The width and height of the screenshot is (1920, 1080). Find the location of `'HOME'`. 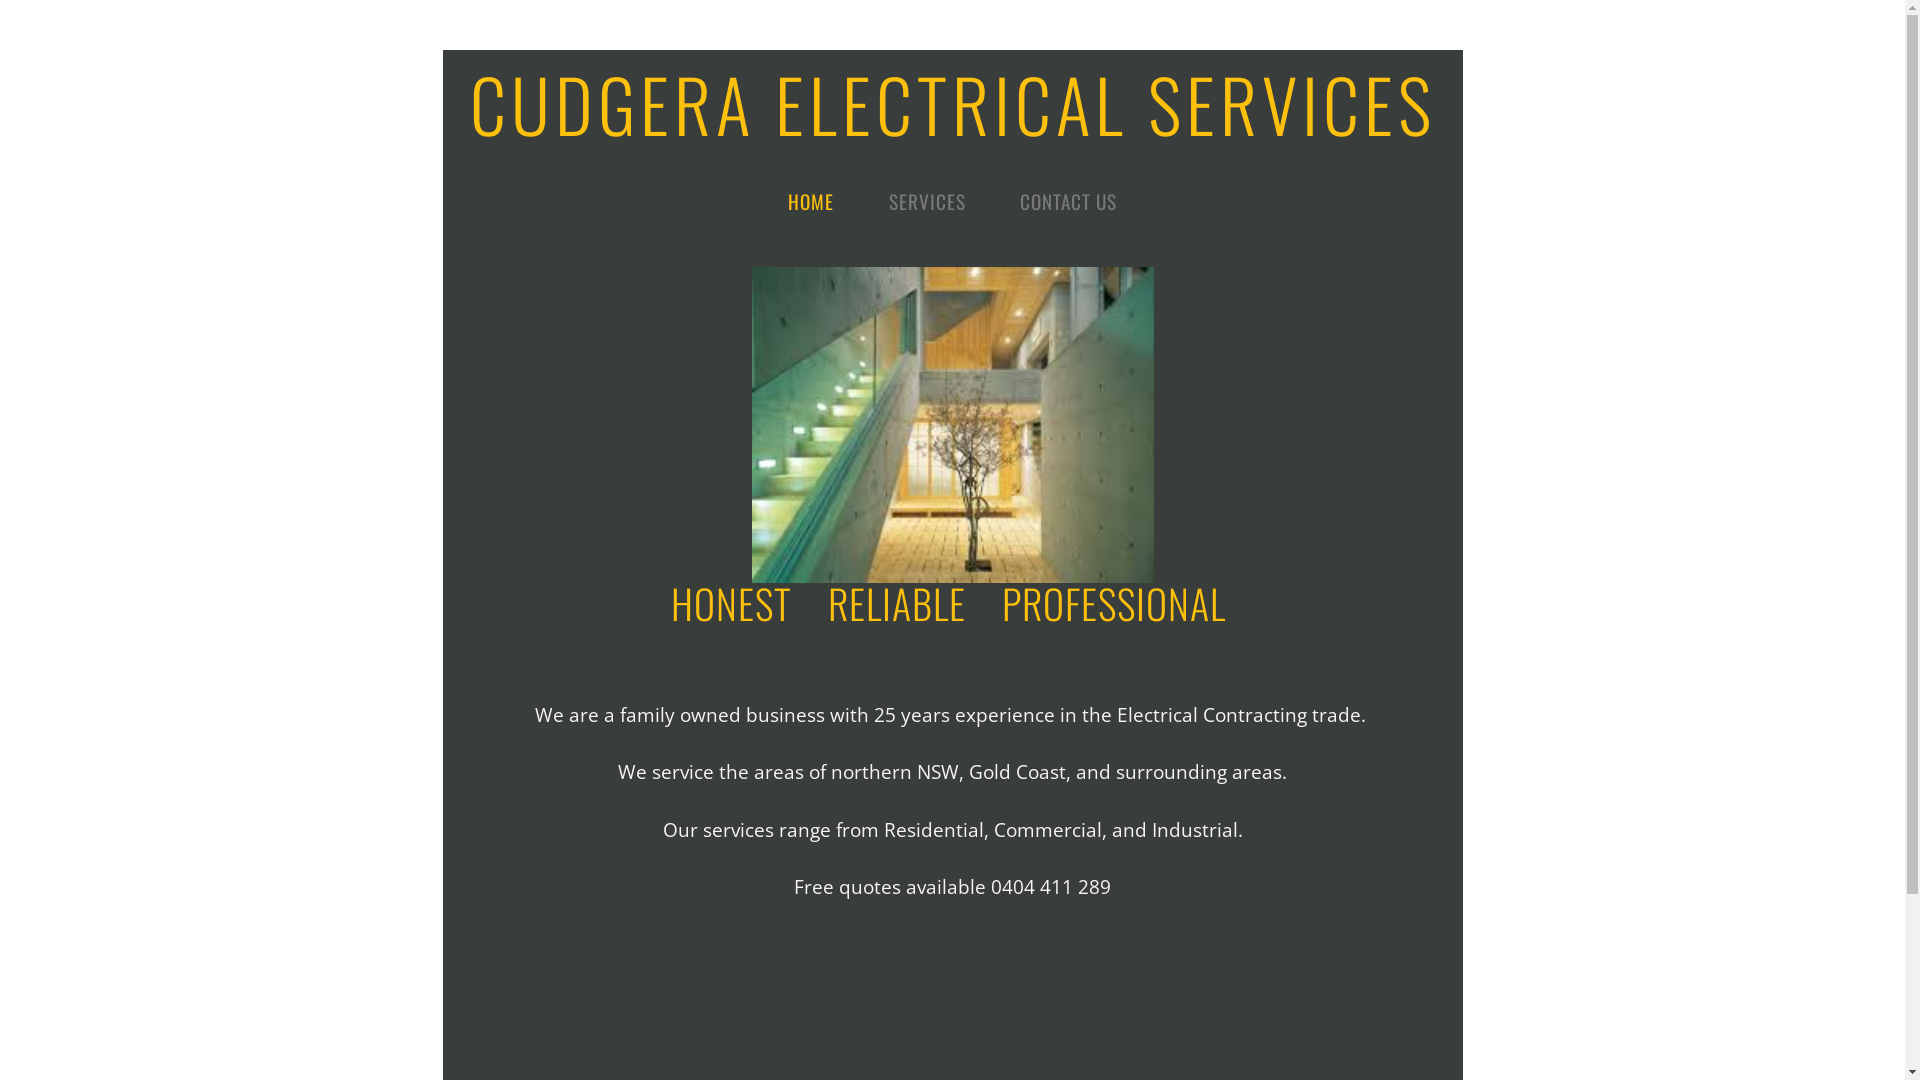

'HOME' is located at coordinates (811, 201).